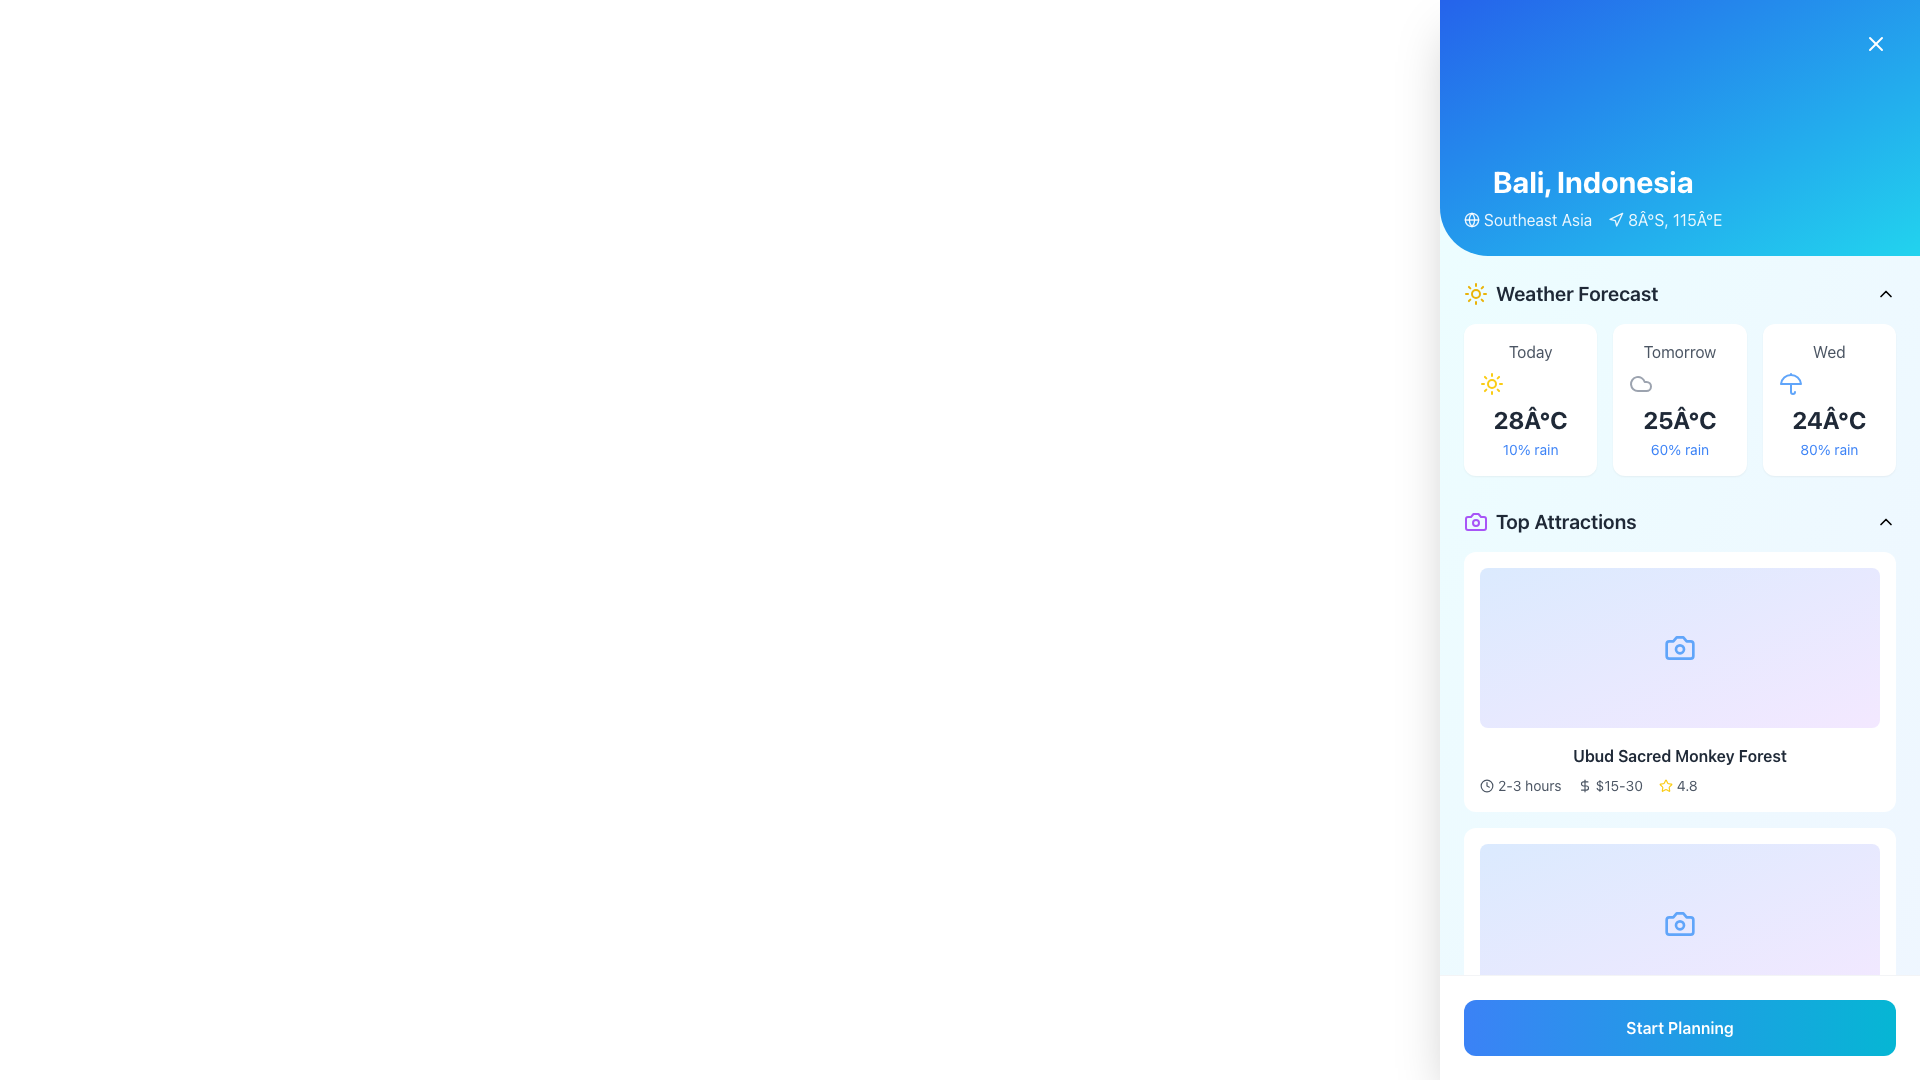  Describe the element at coordinates (1583, 785) in the screenshot. I see `the dollar sign icon ('$') located below the 'Ubud Sacred Monkey Forest' title in the 'Top Attractions' section, which is the first element in a horizontal grouping with the text '$15-30'` at that location.